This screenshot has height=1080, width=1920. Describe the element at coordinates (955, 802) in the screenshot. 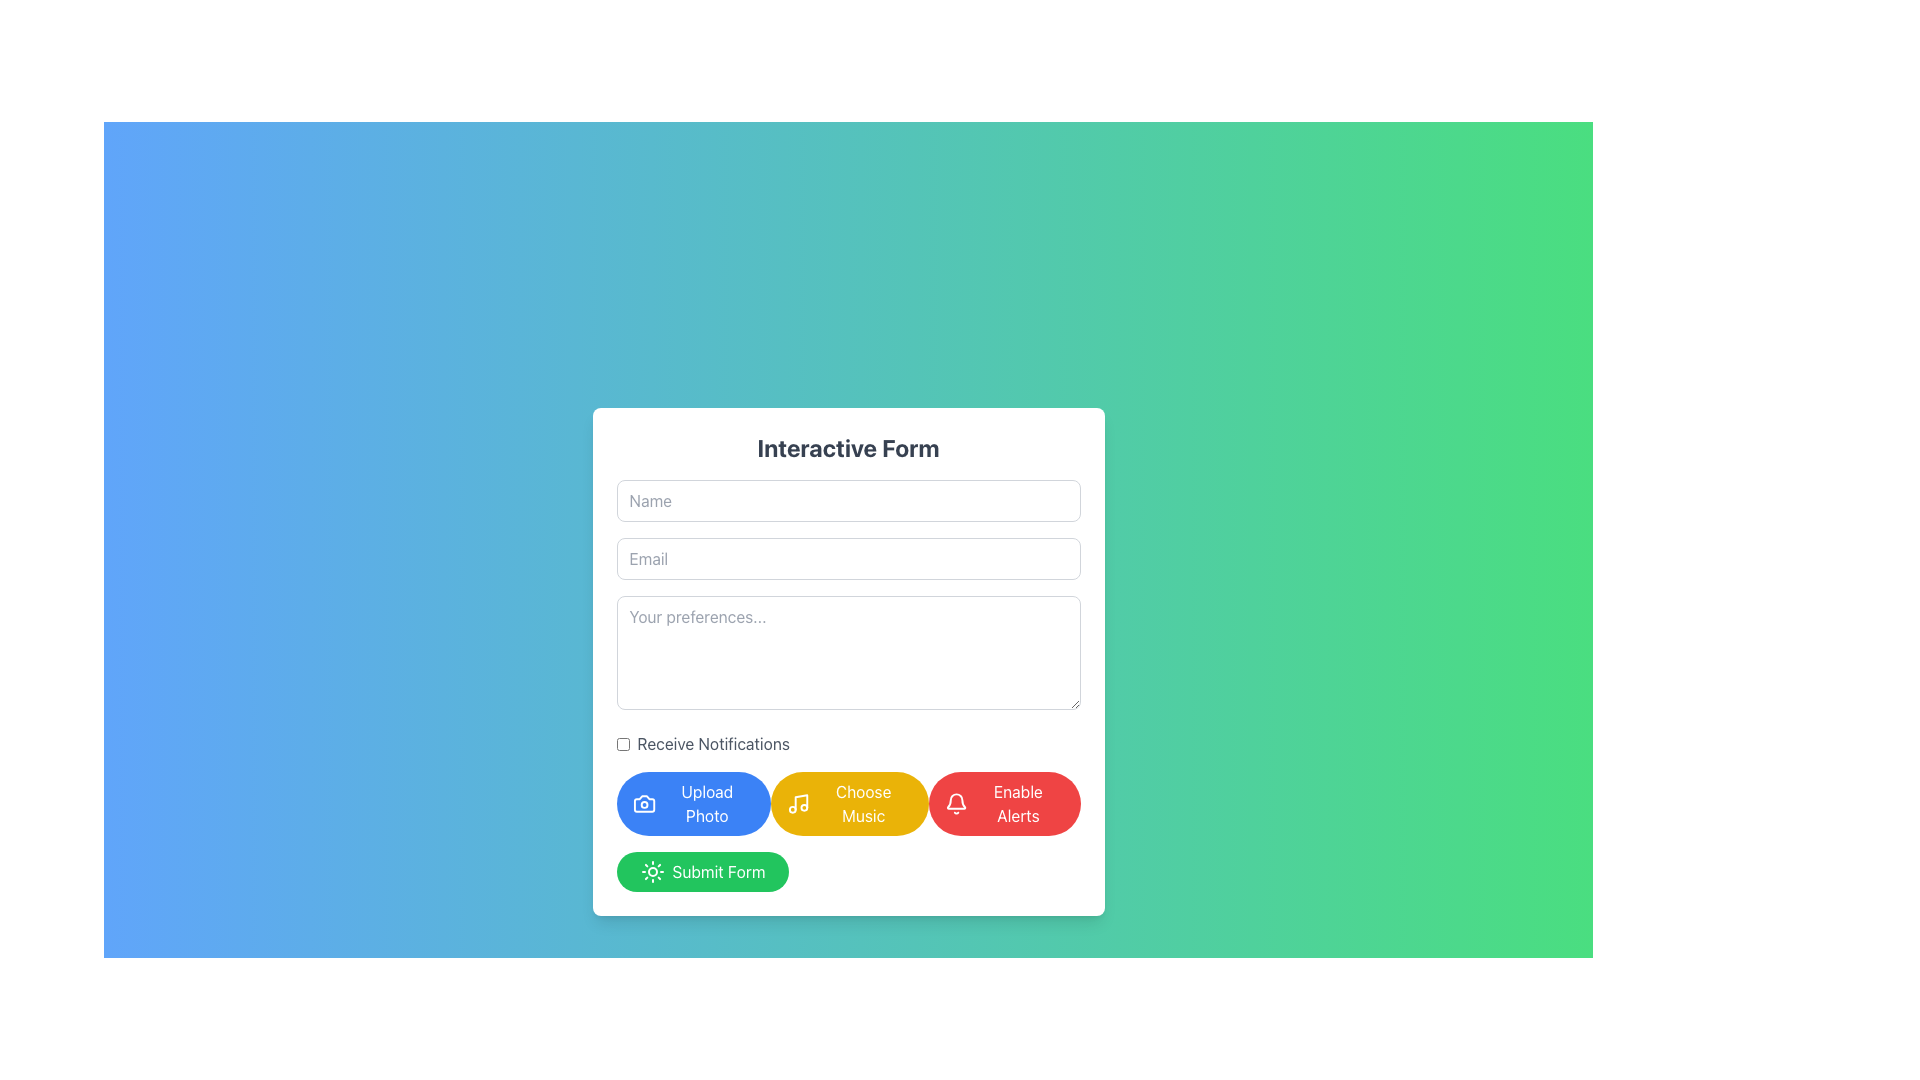

I see `the red circular button containing the bell icon labeled 'Enable Alerts'` at that location.